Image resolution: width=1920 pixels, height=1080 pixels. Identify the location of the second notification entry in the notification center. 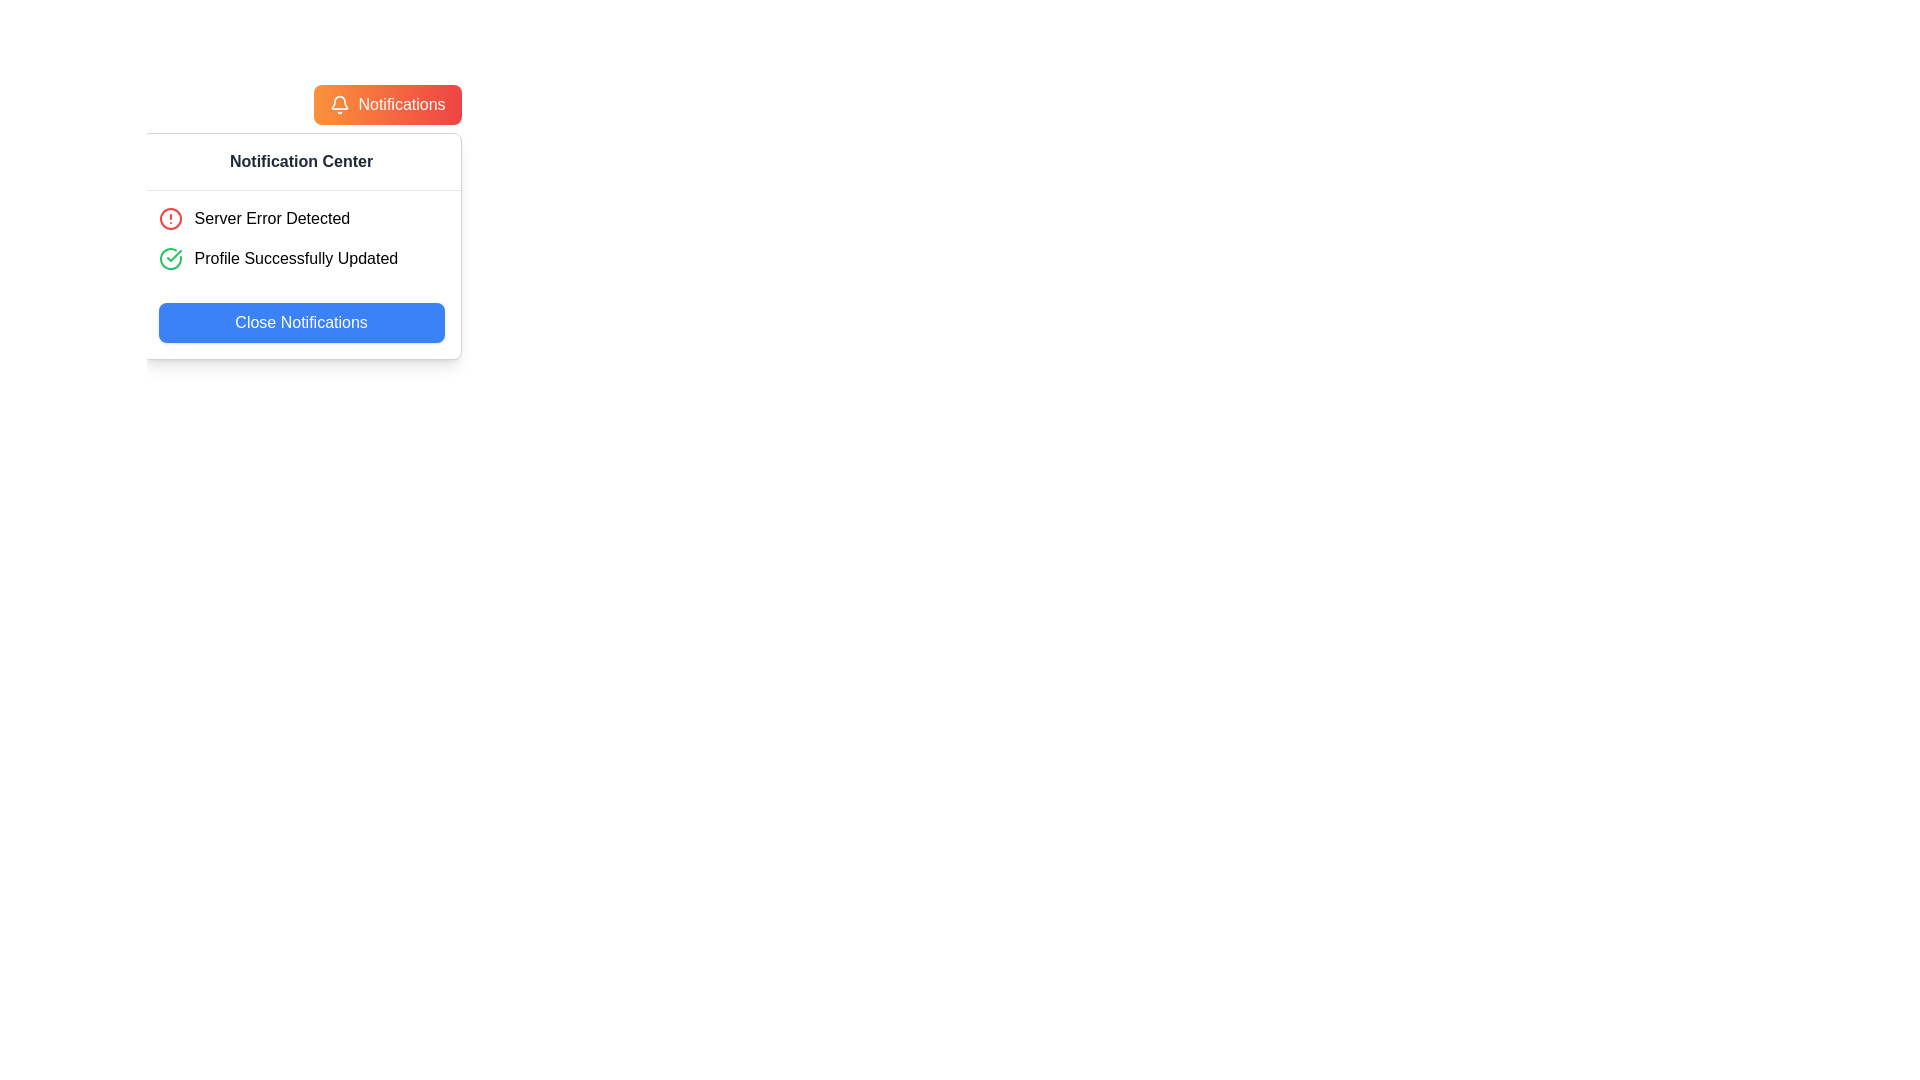
(300, 257).